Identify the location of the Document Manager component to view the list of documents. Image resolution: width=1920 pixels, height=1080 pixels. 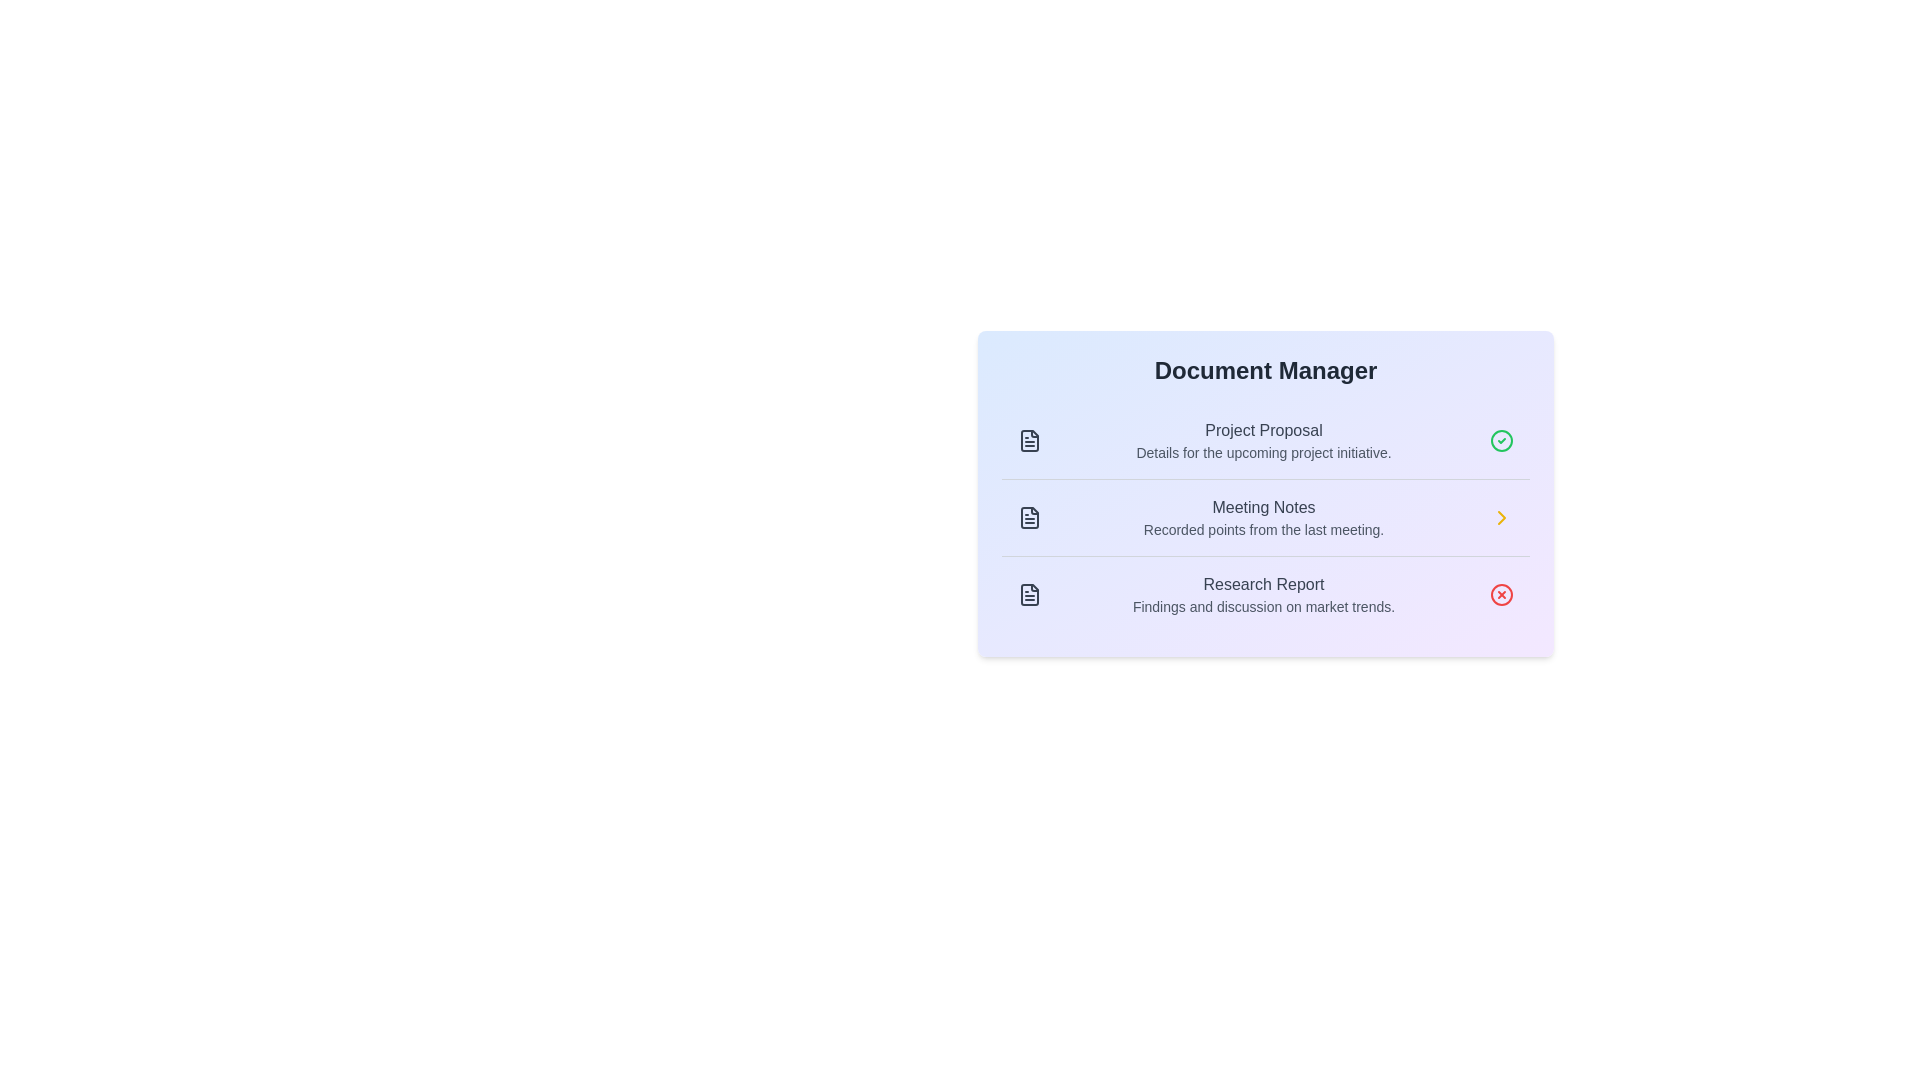
(1265, 493).